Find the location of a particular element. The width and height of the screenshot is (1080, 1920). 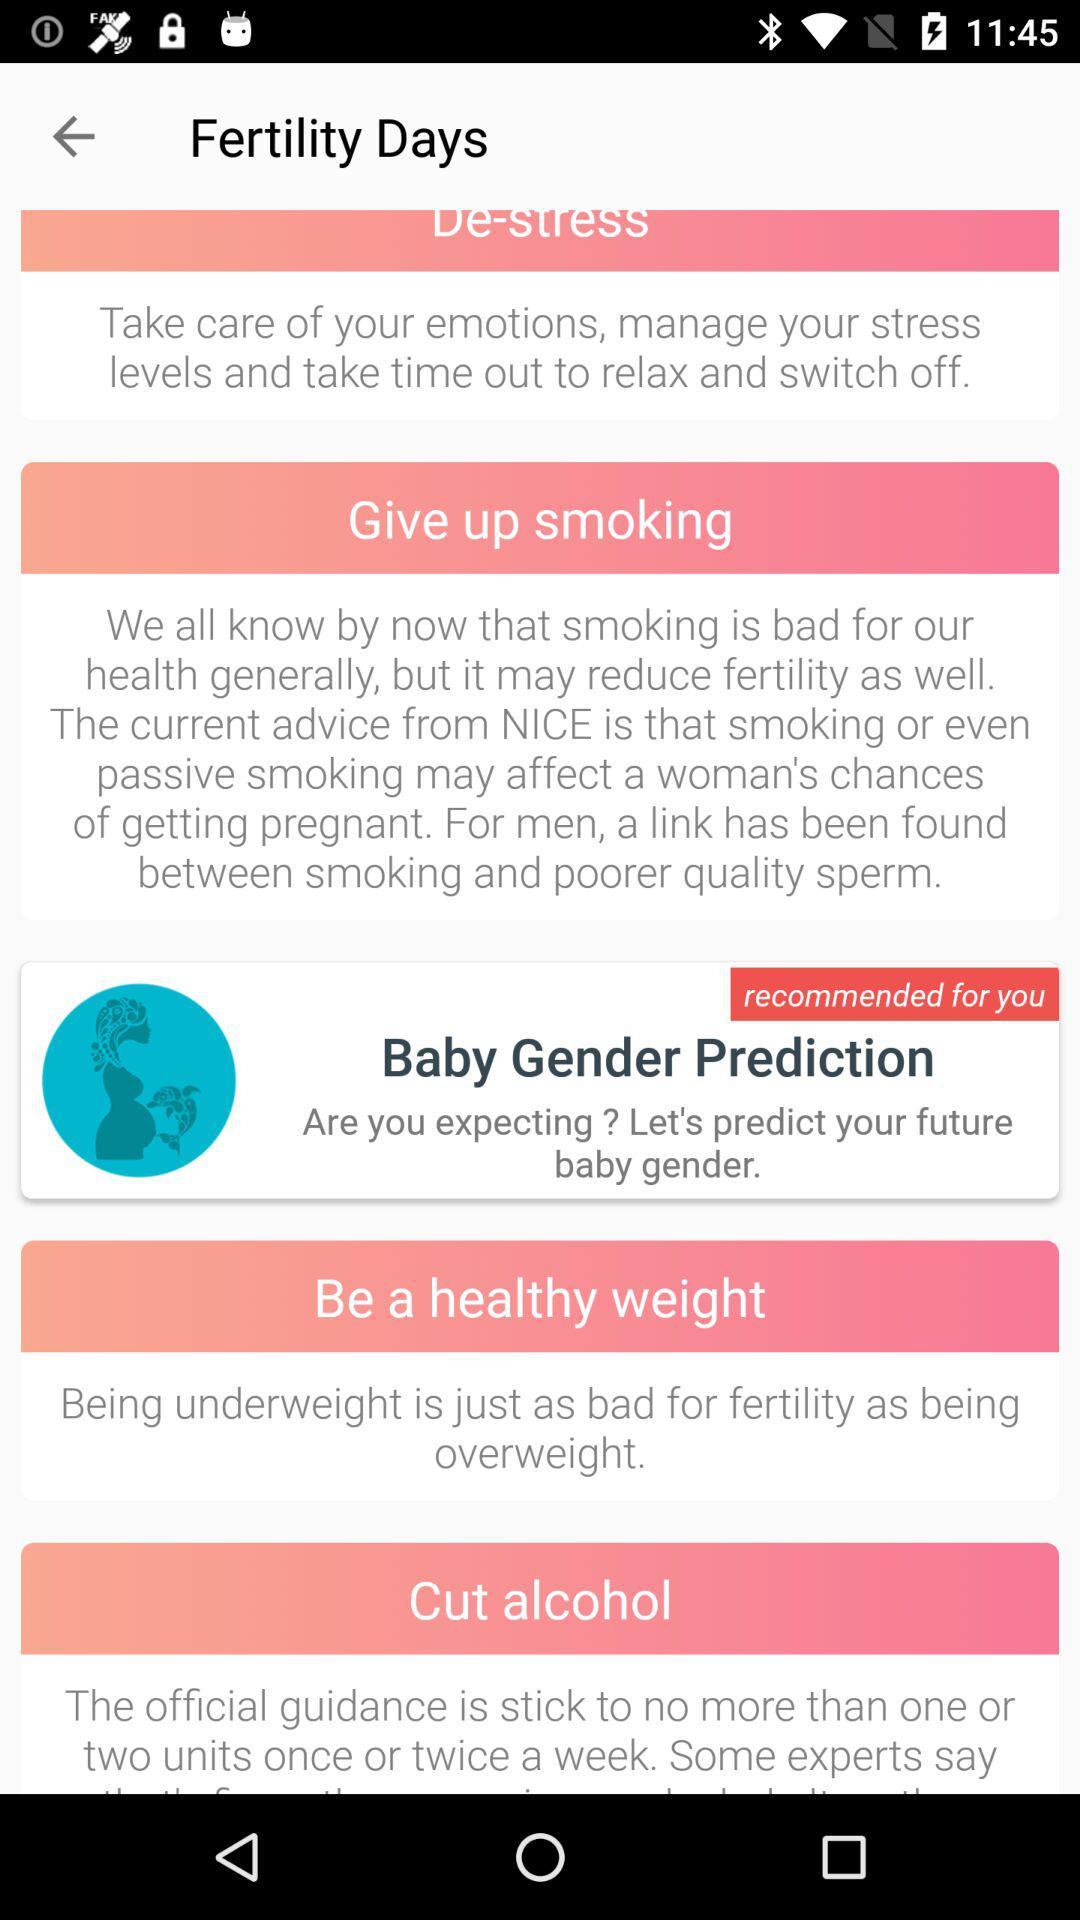

the icon above the de-stress is located at coordinates (72, 135).